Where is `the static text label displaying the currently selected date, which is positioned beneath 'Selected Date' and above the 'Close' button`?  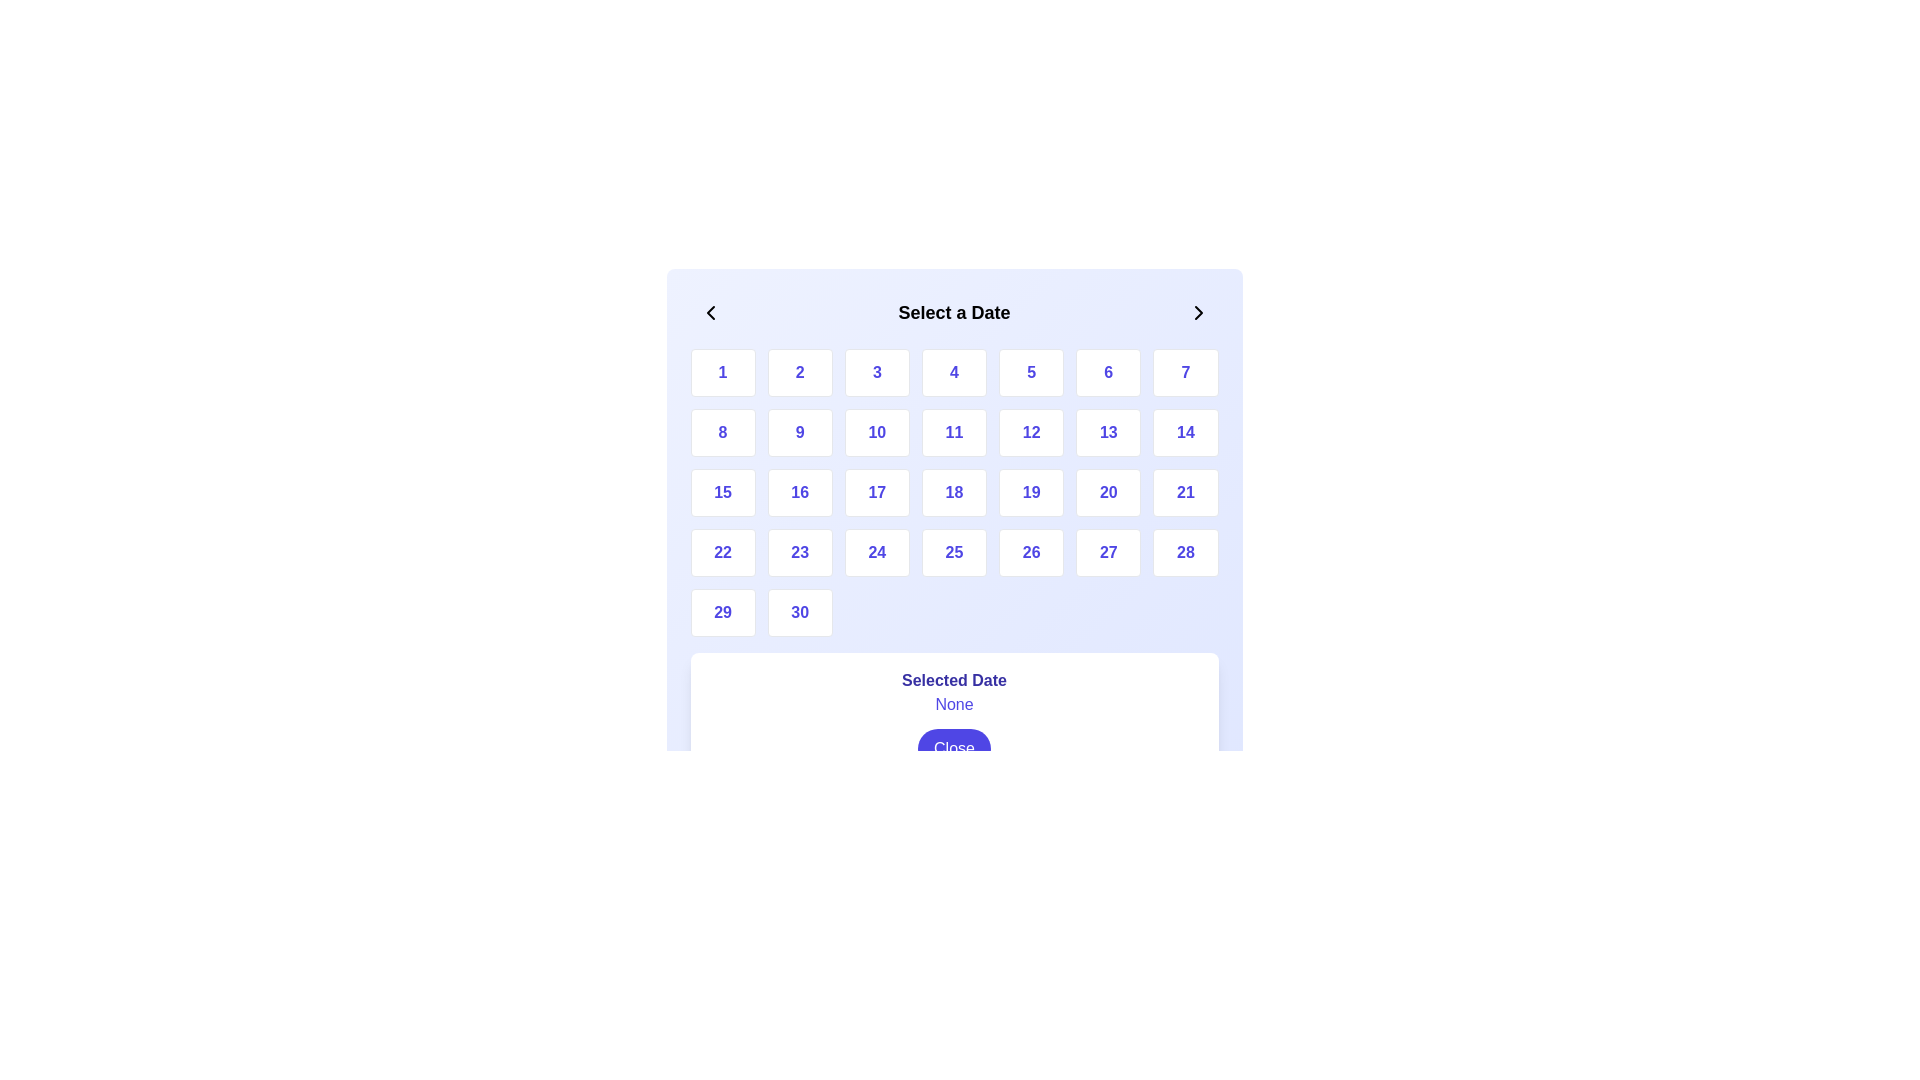
the static text label displaying the currently selected date, which is positioned beneath 'Selected Date' and above the 'Close' button is located at coordinates (953, 704).